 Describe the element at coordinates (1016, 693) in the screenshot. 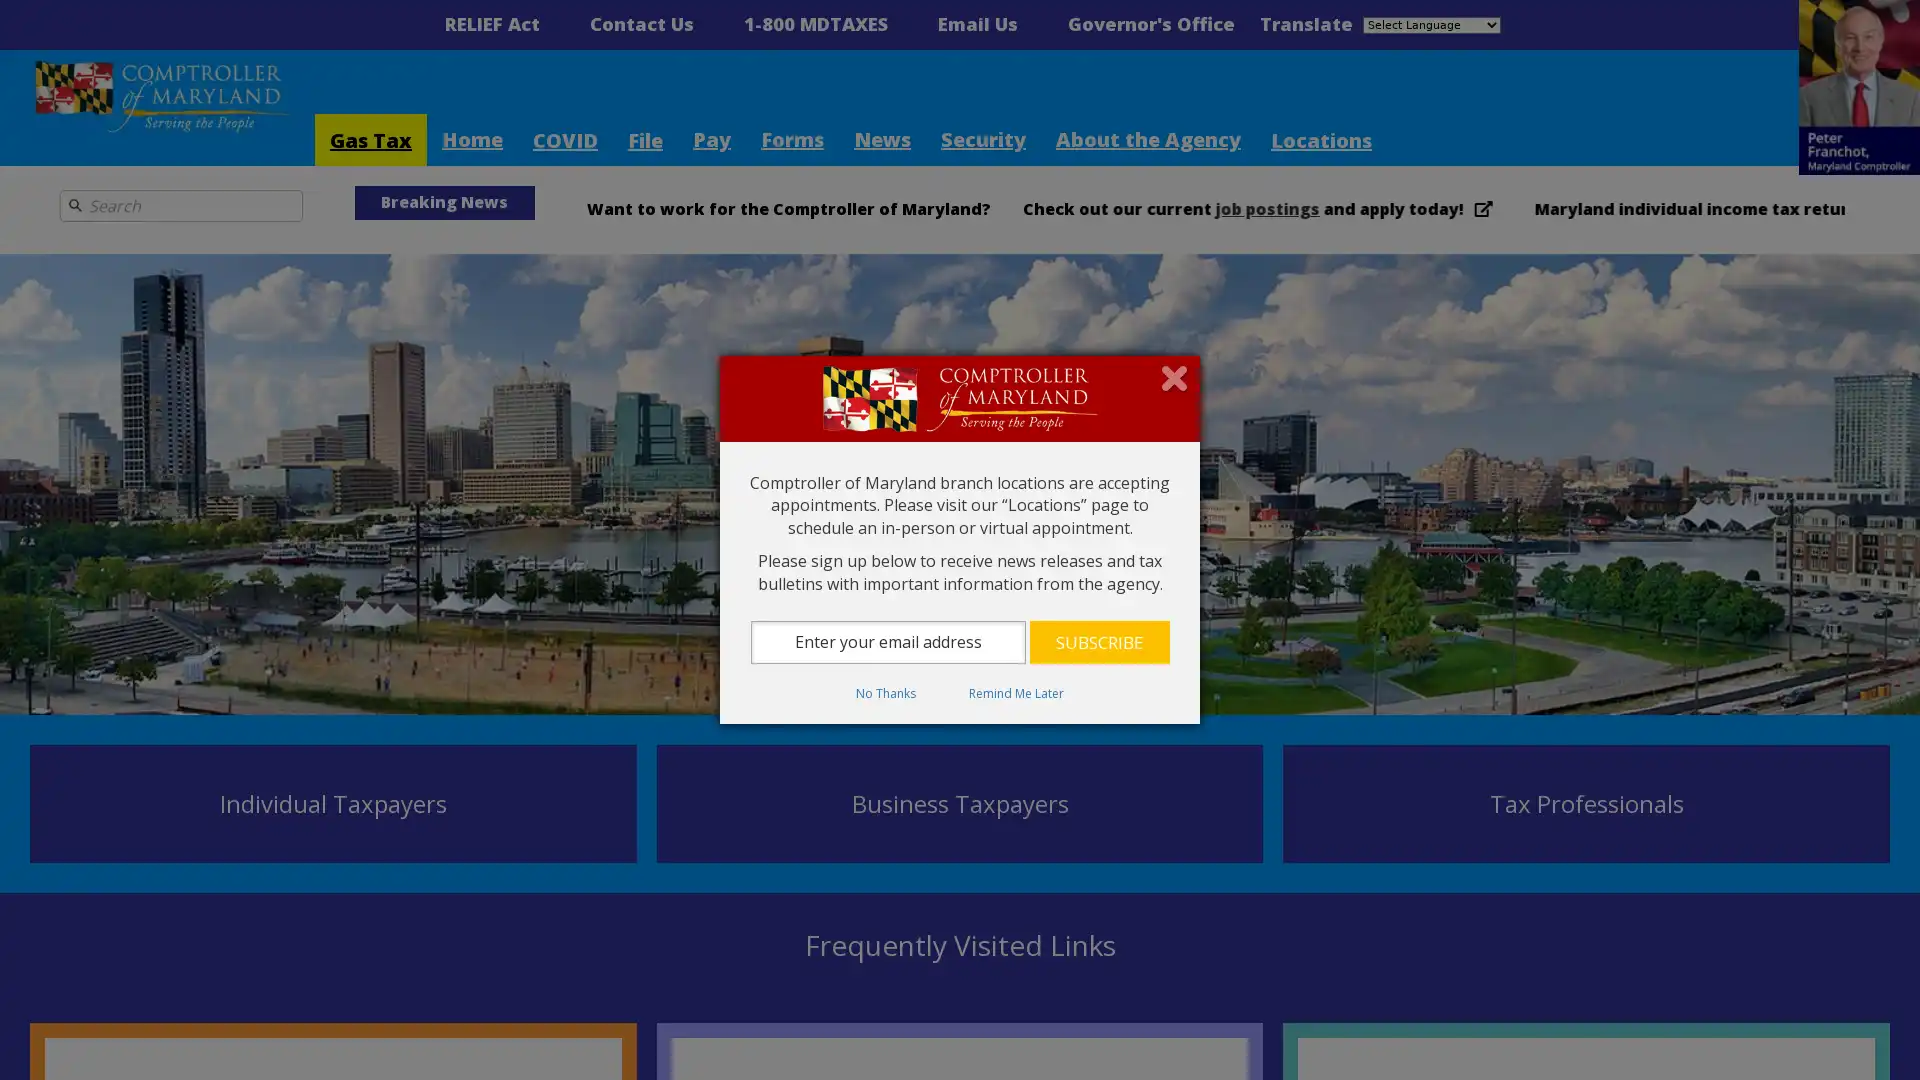

I see `Remind Me Later` at that location.